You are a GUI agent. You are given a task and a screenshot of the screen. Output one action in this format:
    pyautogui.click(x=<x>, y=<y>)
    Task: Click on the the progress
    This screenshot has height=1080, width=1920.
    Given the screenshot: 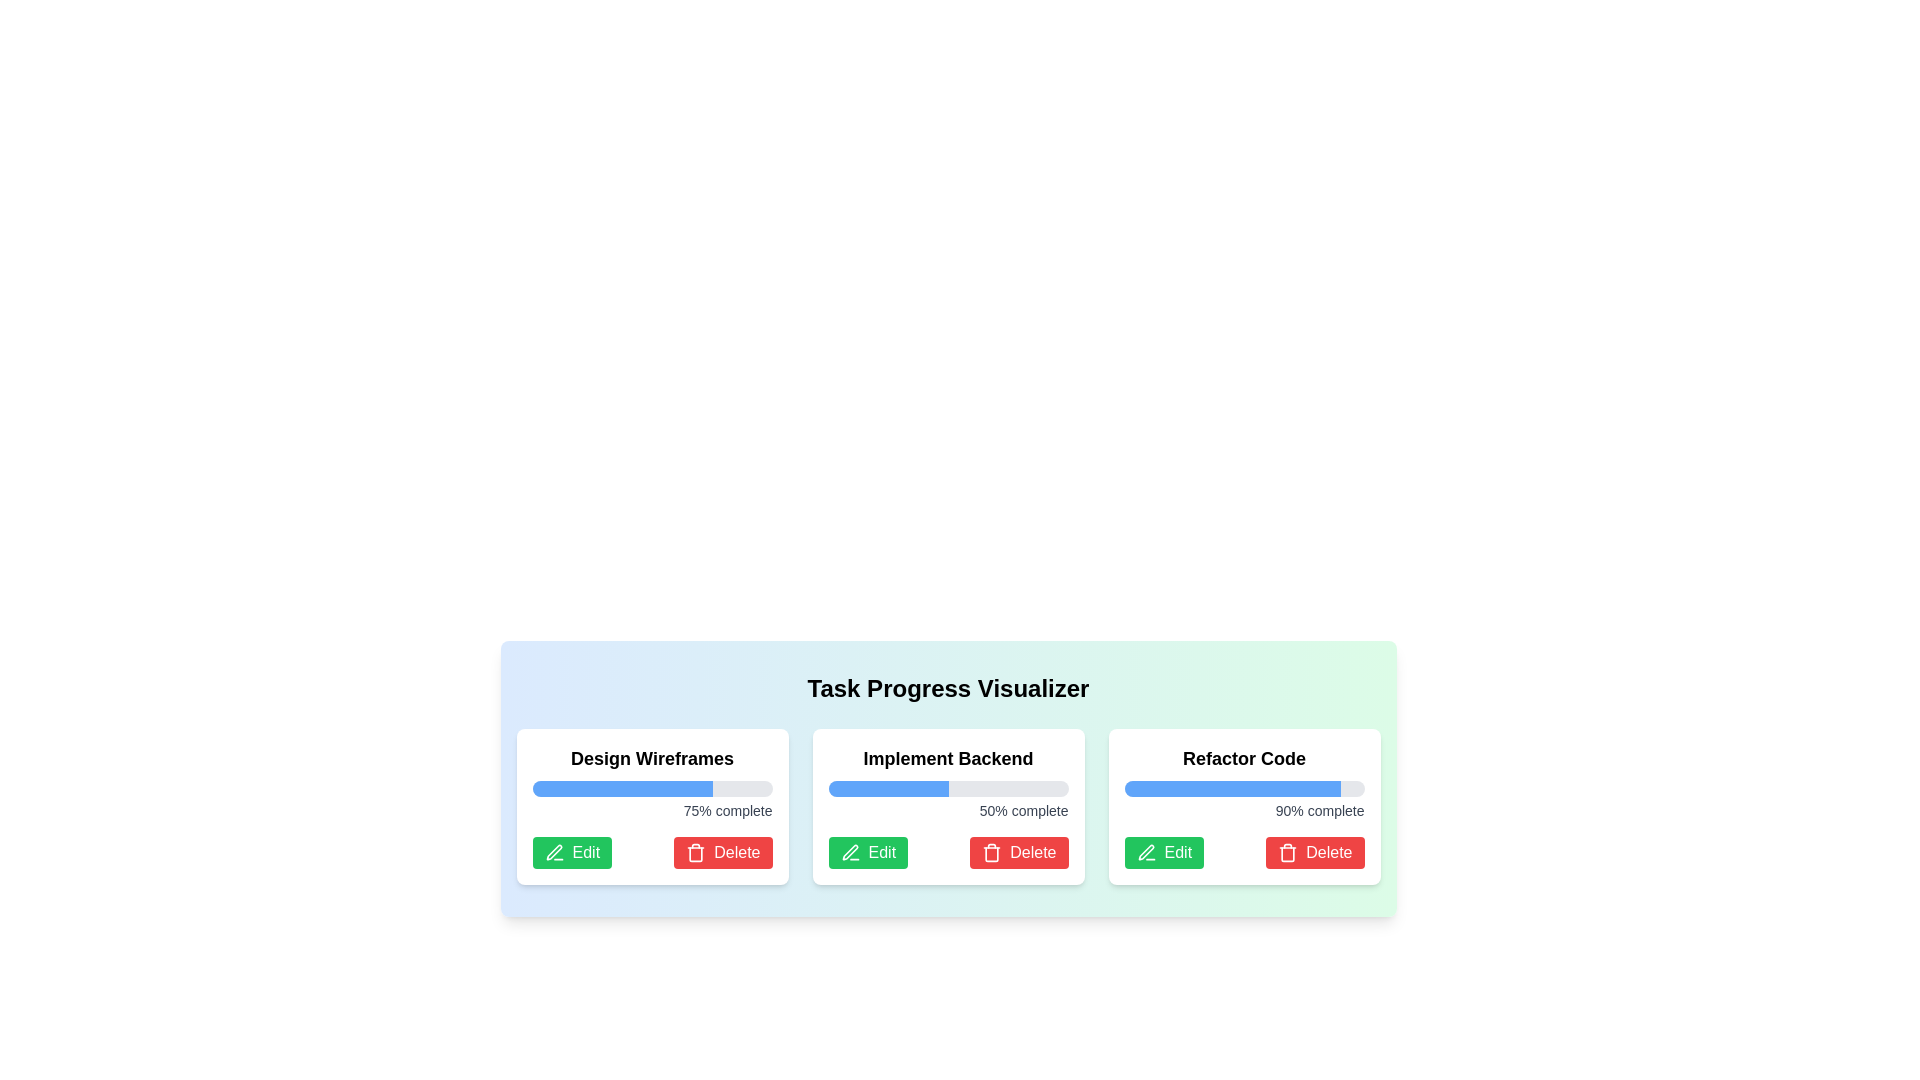 What is the action you would take?
    pyautogui.click(x=1139, y=788)
    